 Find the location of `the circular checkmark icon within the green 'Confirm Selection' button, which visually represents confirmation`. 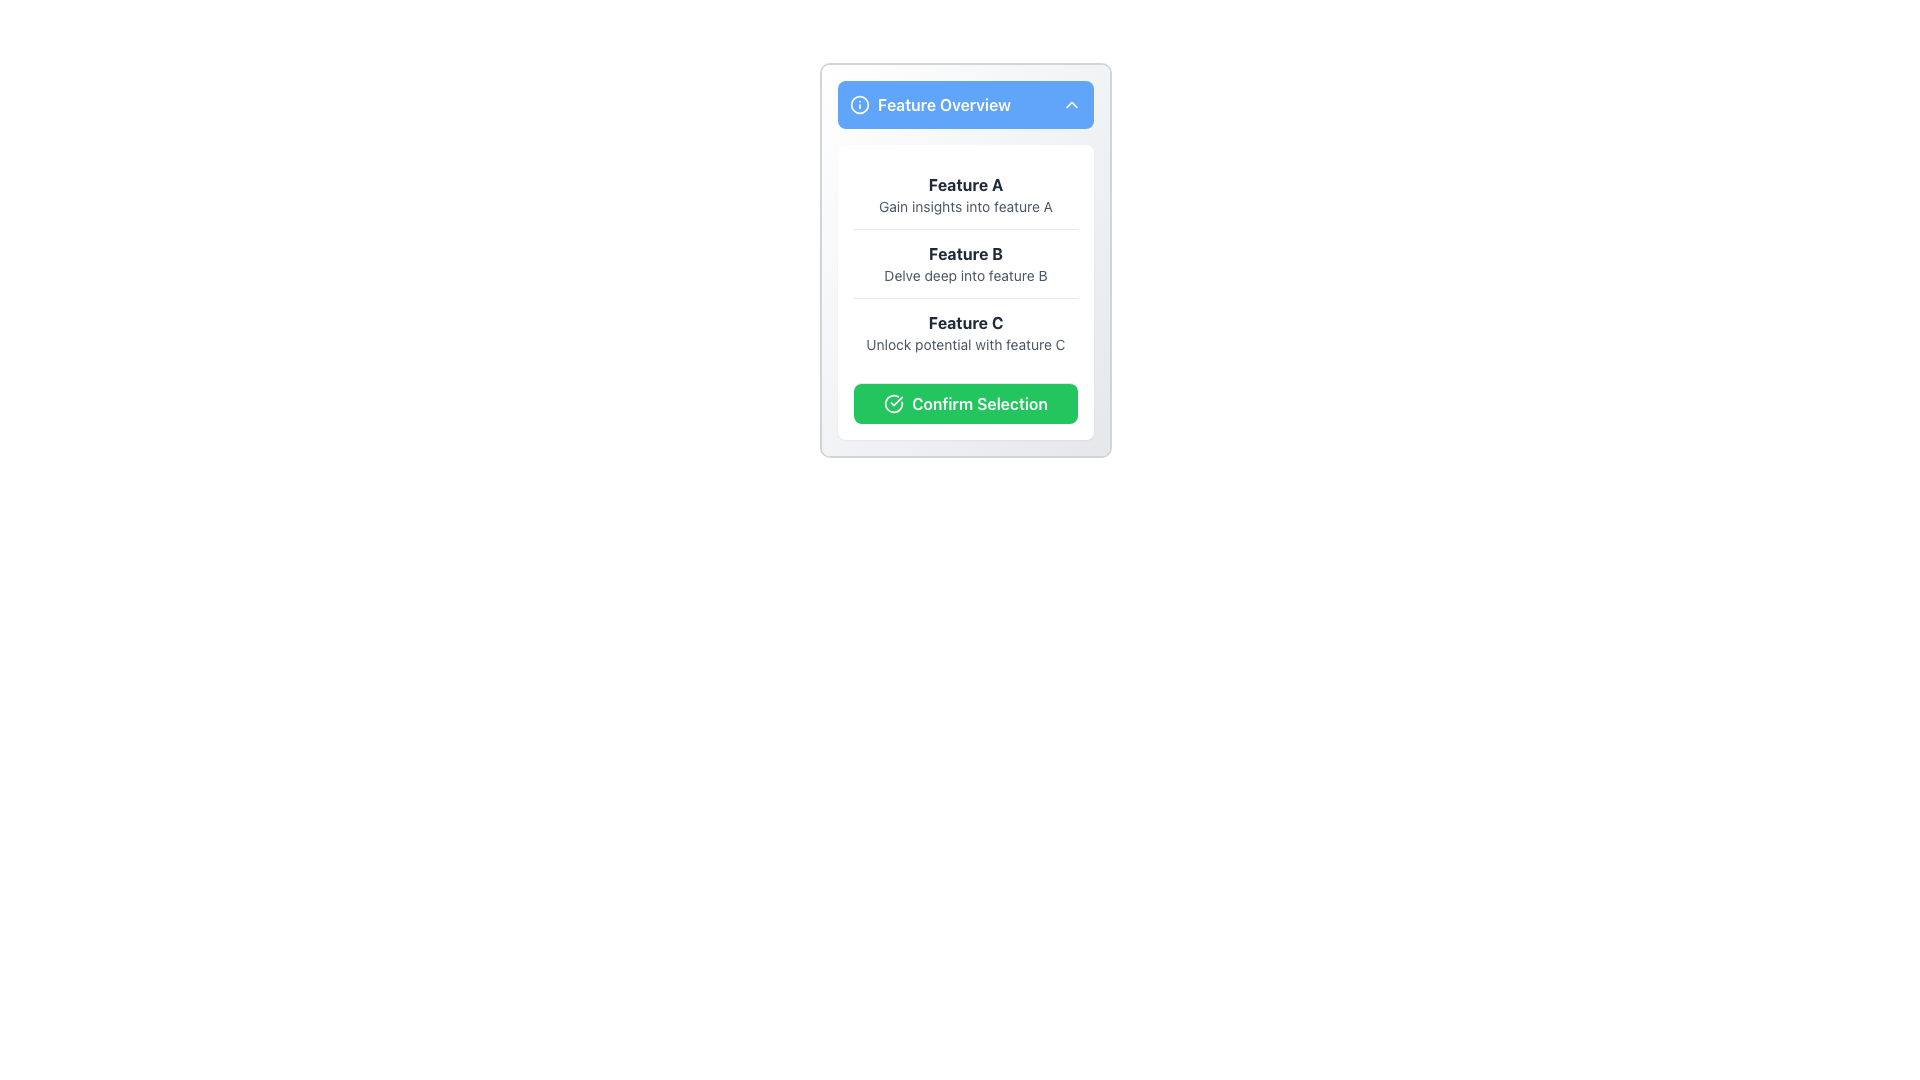

the circular checkmark icon within the green 'Confirm Selection' button, which visually represents confirmation is located at coordinates (893, 404).